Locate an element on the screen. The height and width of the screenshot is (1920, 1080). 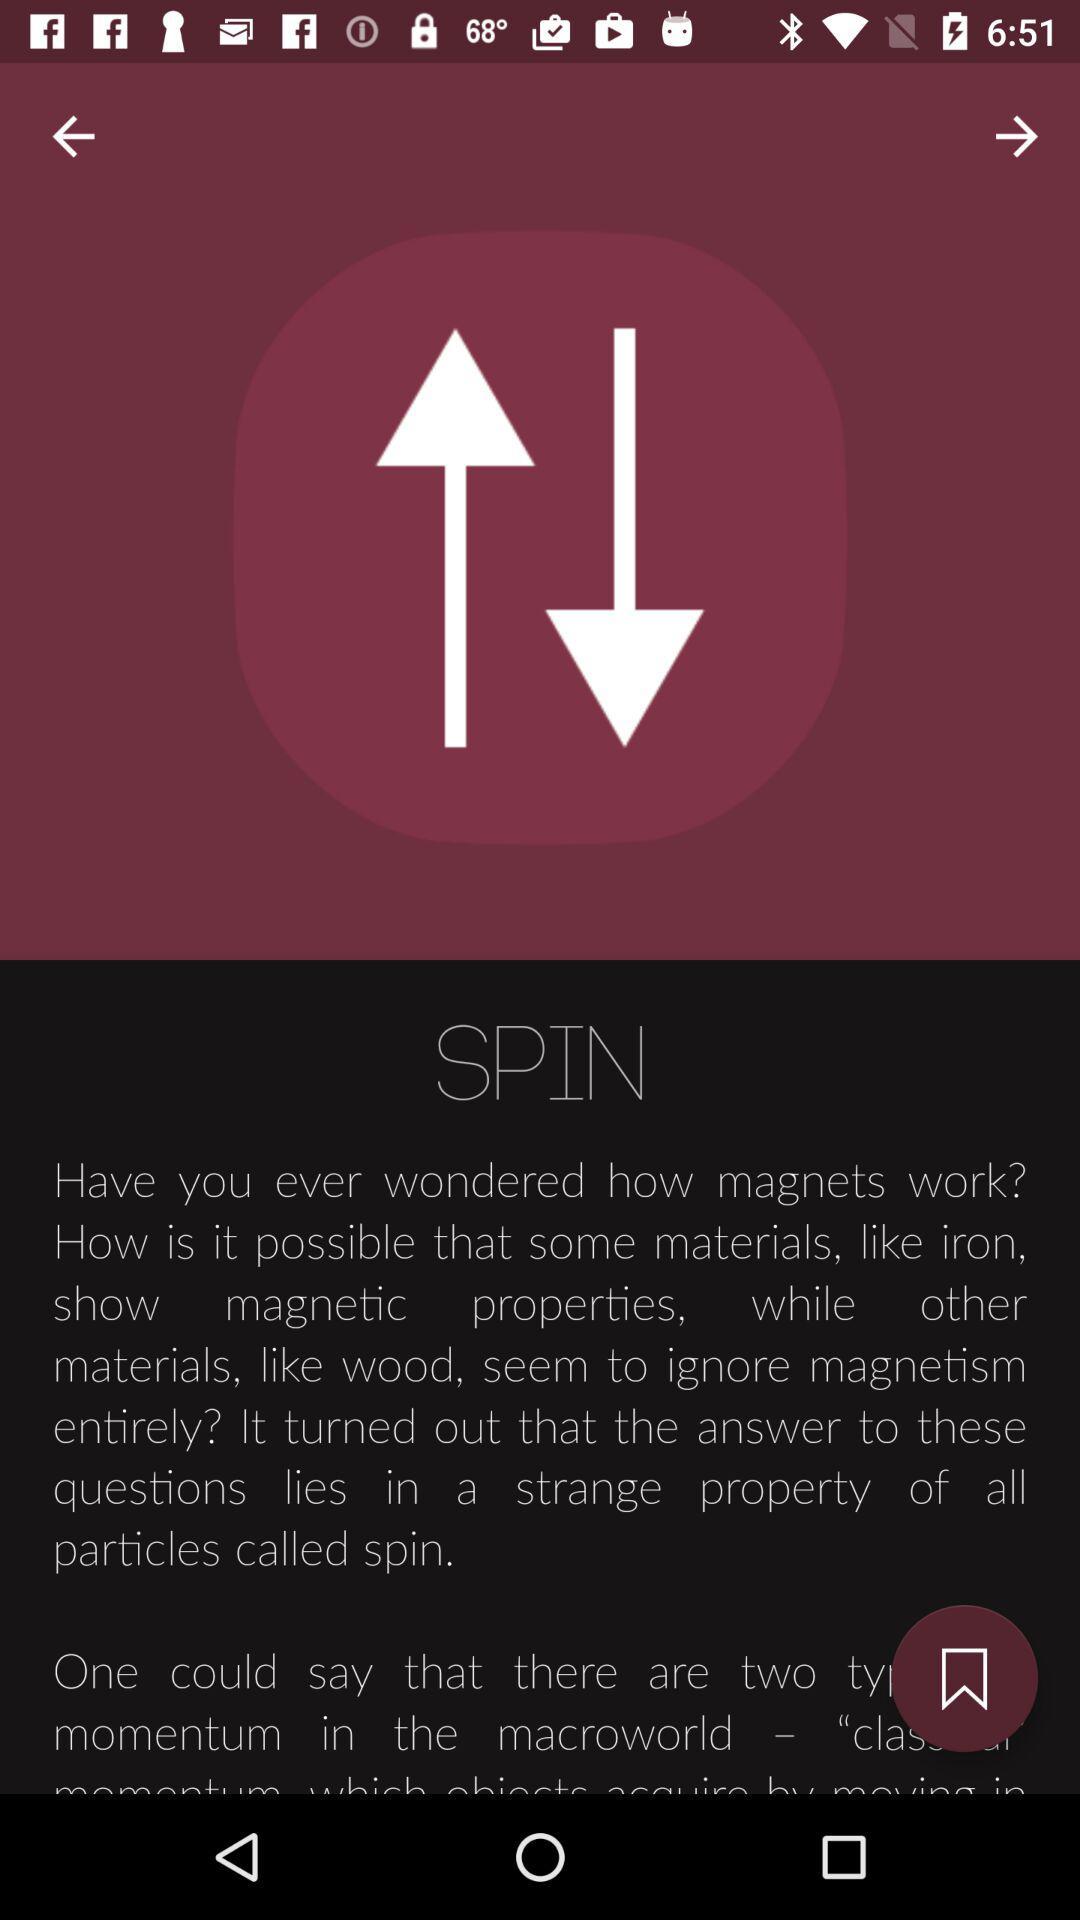
the bookmark icon is located at coordinates (963, 1678).